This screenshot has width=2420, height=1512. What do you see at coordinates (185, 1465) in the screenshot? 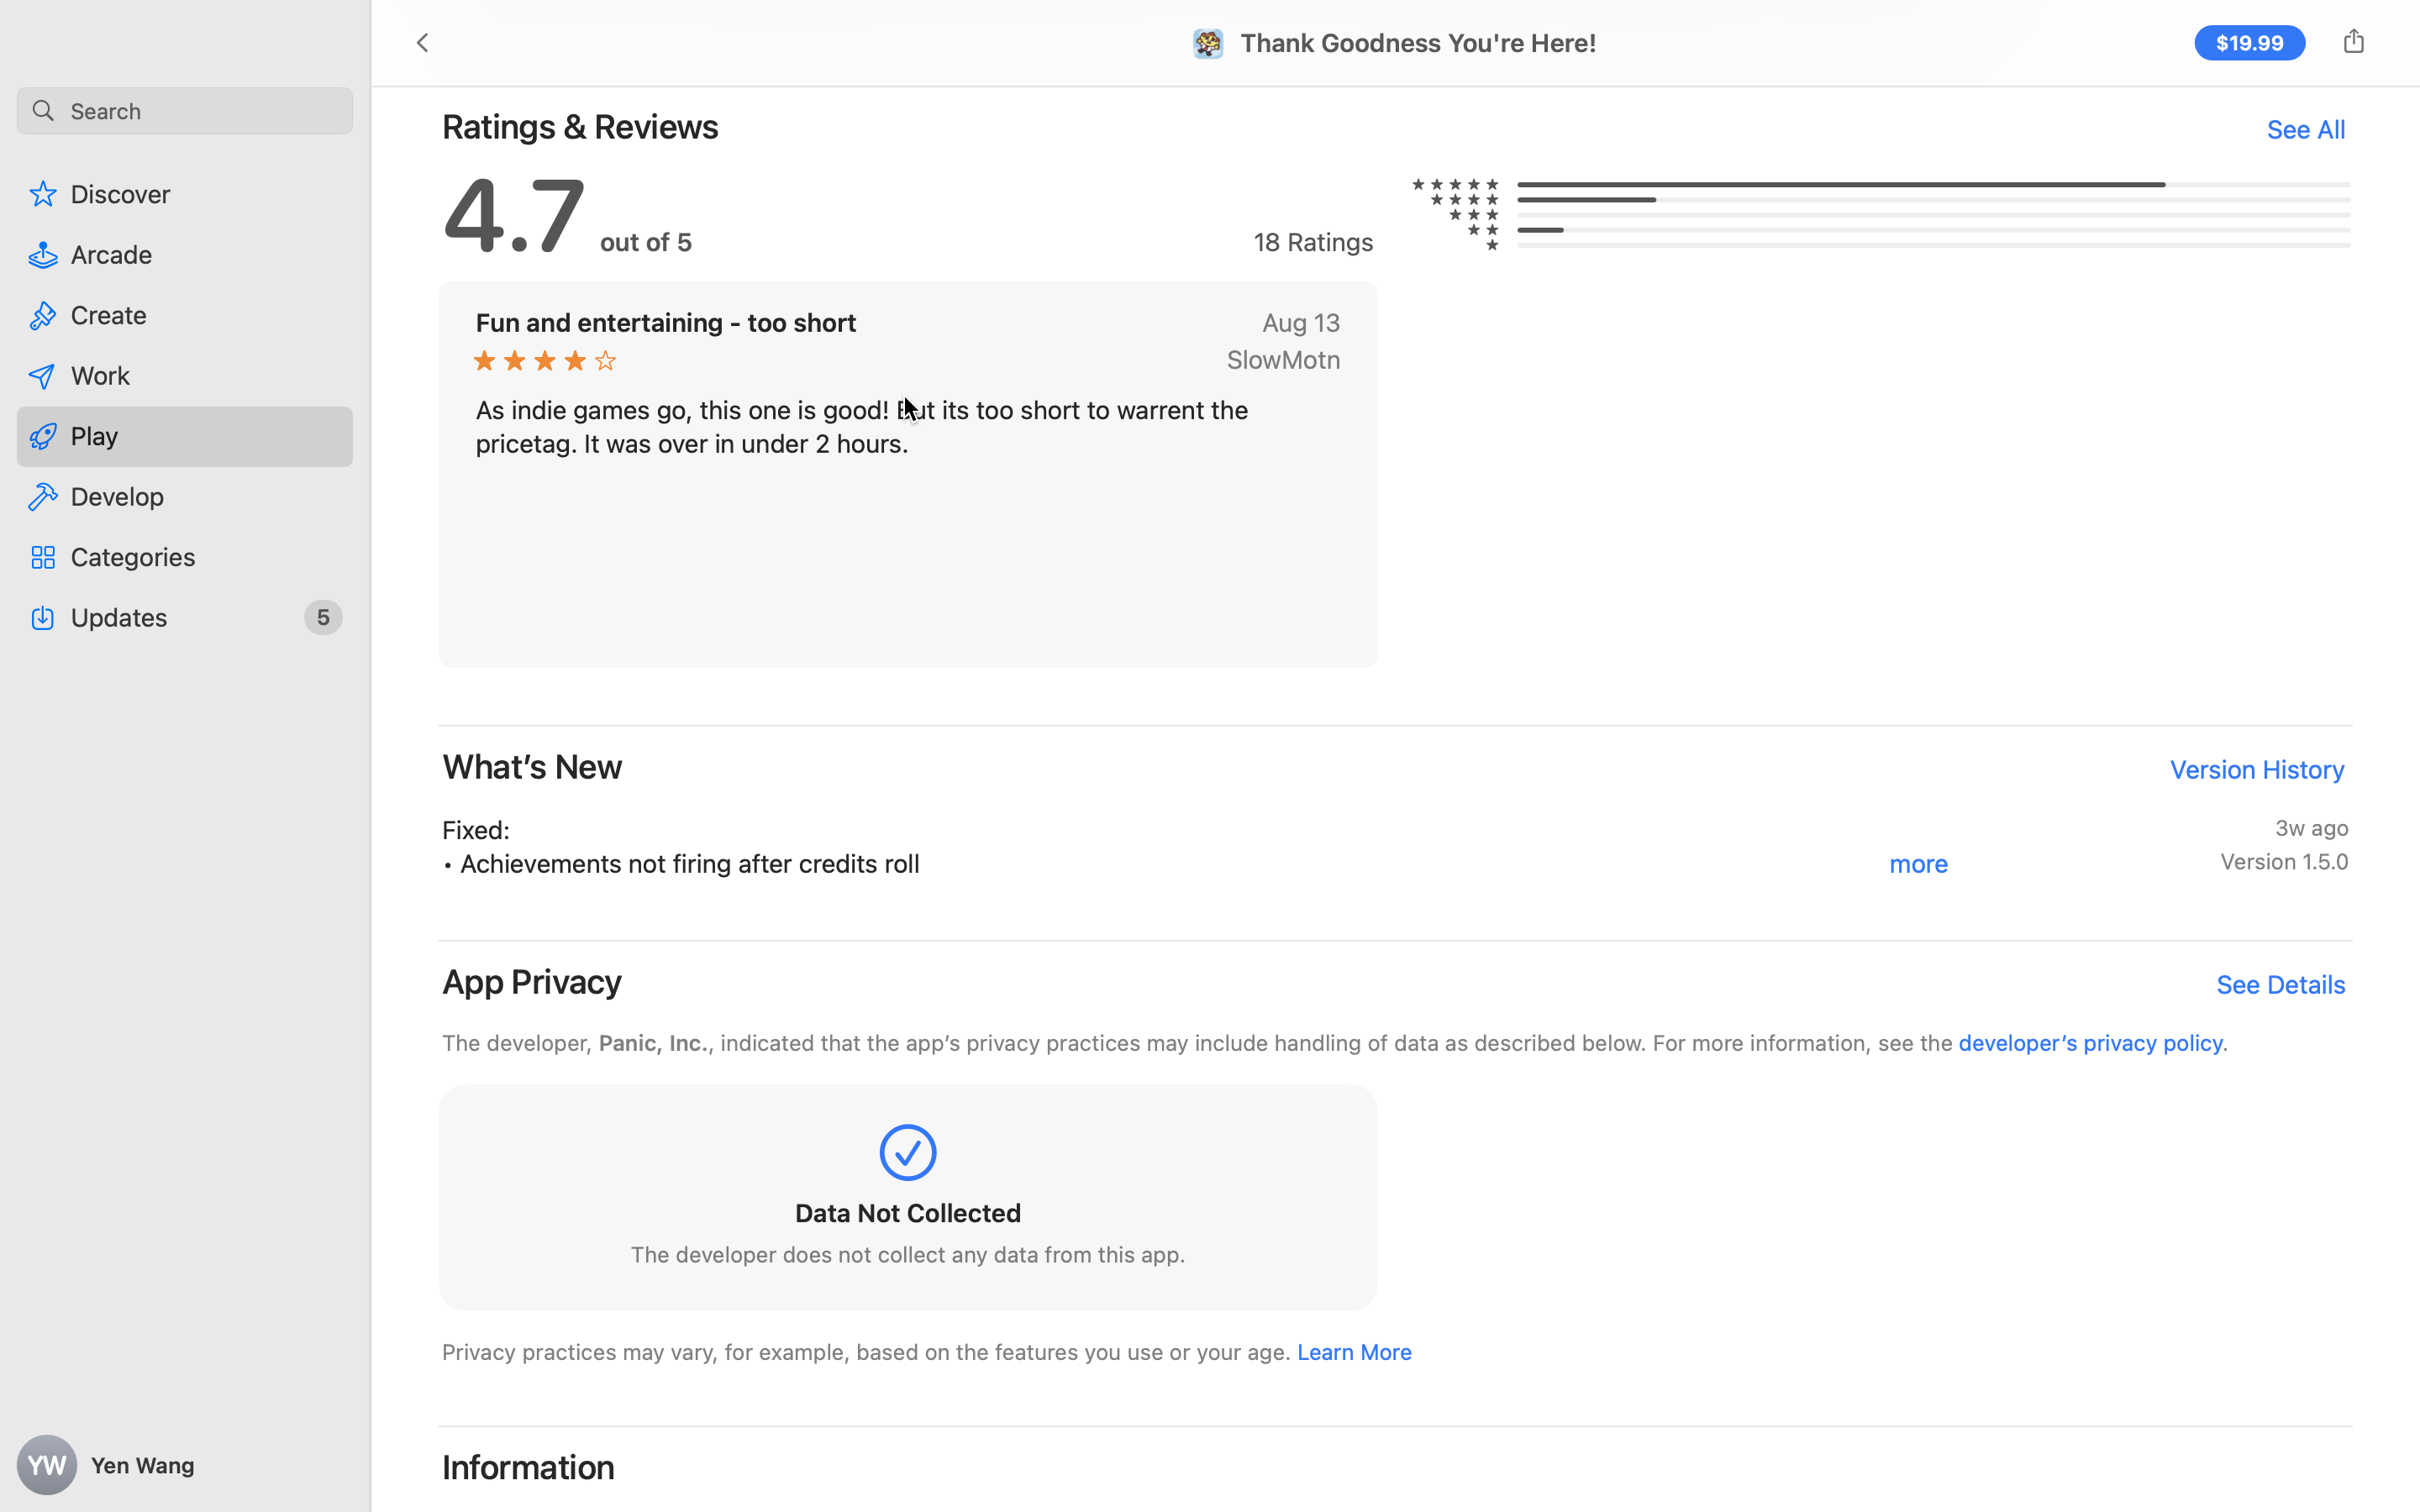
I see `'Yen Wang'` at bounding box center [185, 1465].